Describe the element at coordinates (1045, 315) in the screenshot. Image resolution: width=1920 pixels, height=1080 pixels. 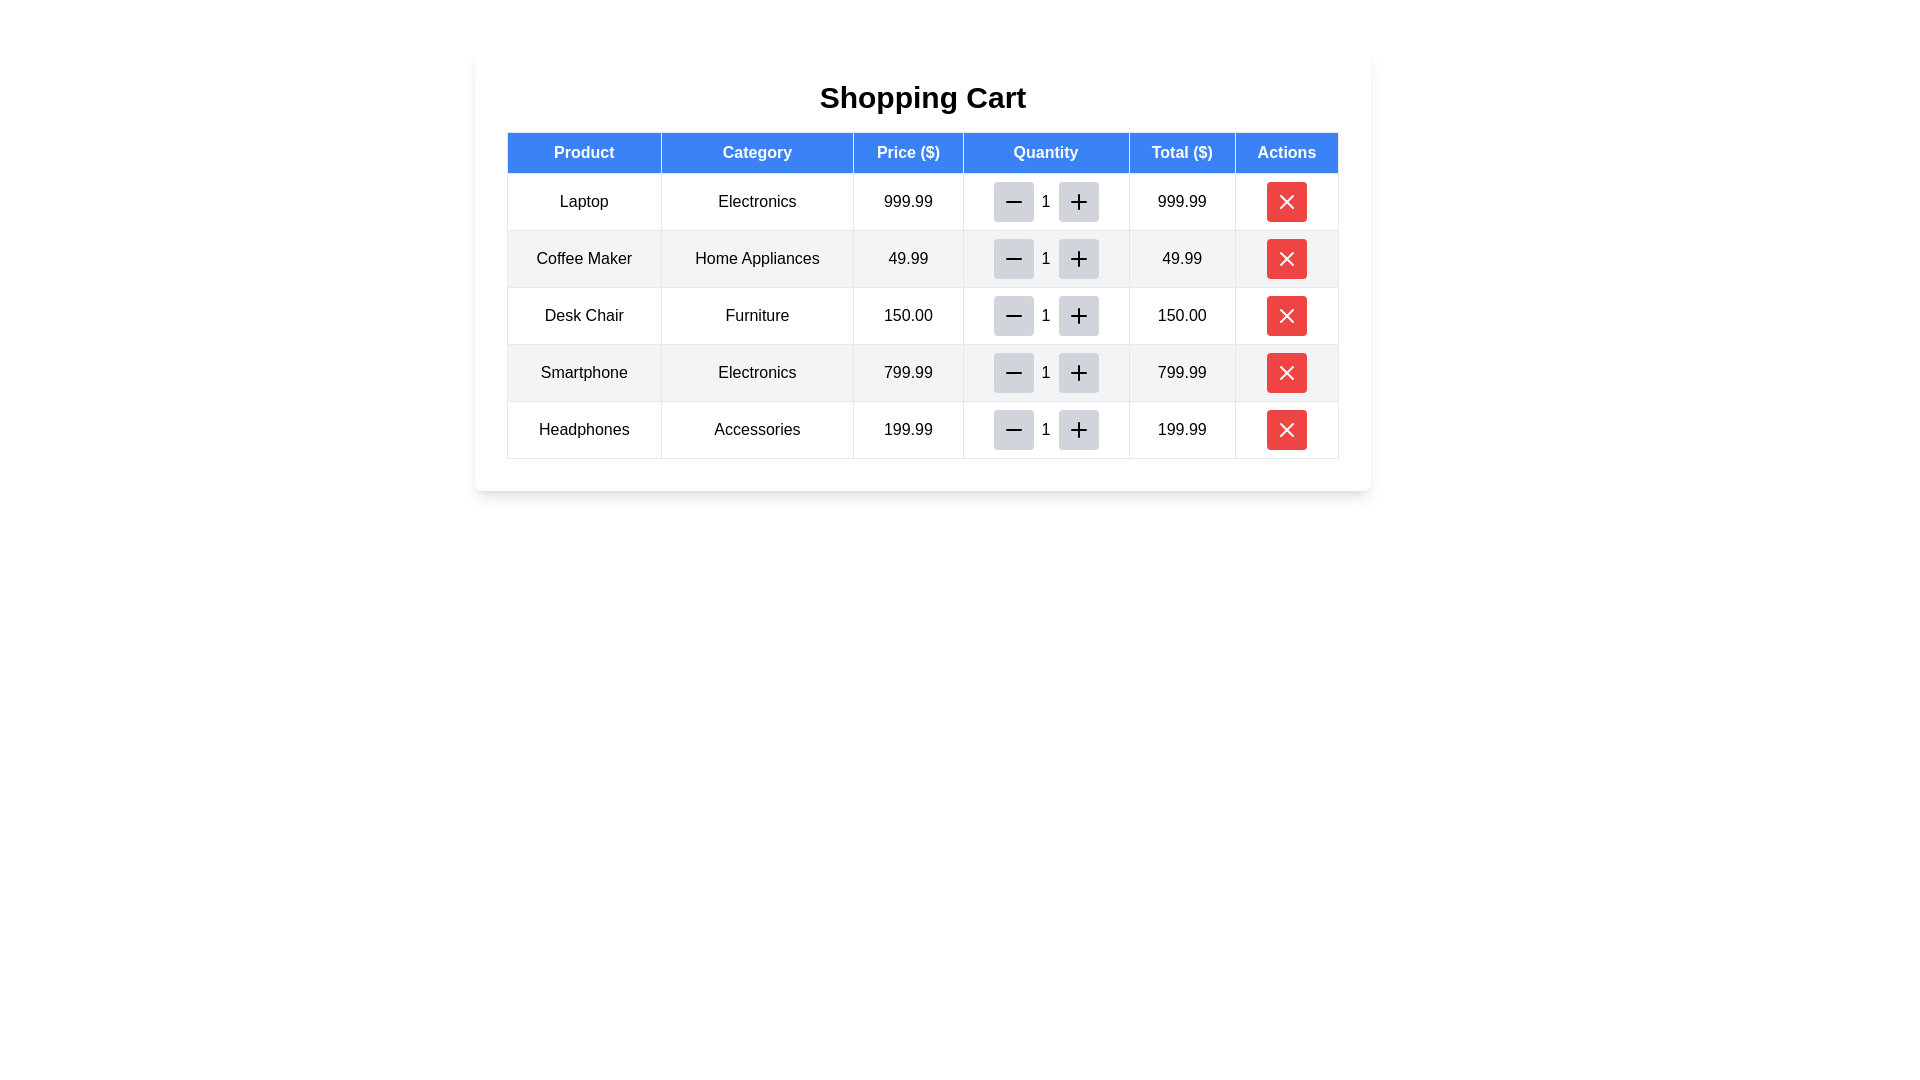
I see `the text digit '1' located centrally within the quantity adjustment section of the 'Desk Chair' row in the shopping cart table` at that location.